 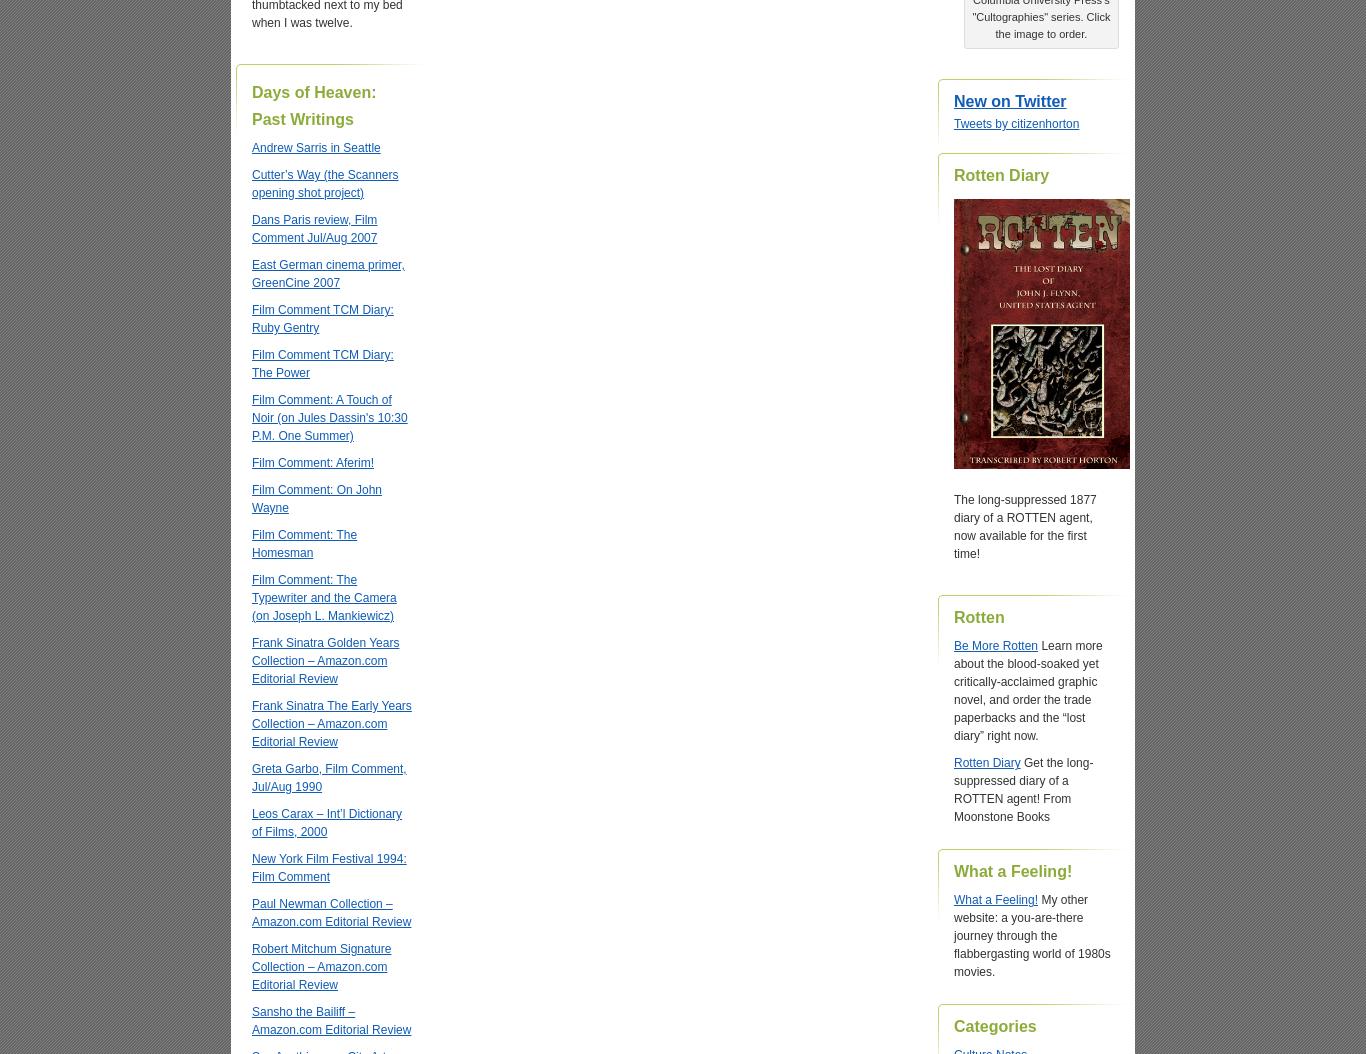 What do you see at coordinates (252, 821) in the screenshot?
I see `'Leos Carax – Int’l Dictionary of Films, 2000'` at bounding box center [252, 821].